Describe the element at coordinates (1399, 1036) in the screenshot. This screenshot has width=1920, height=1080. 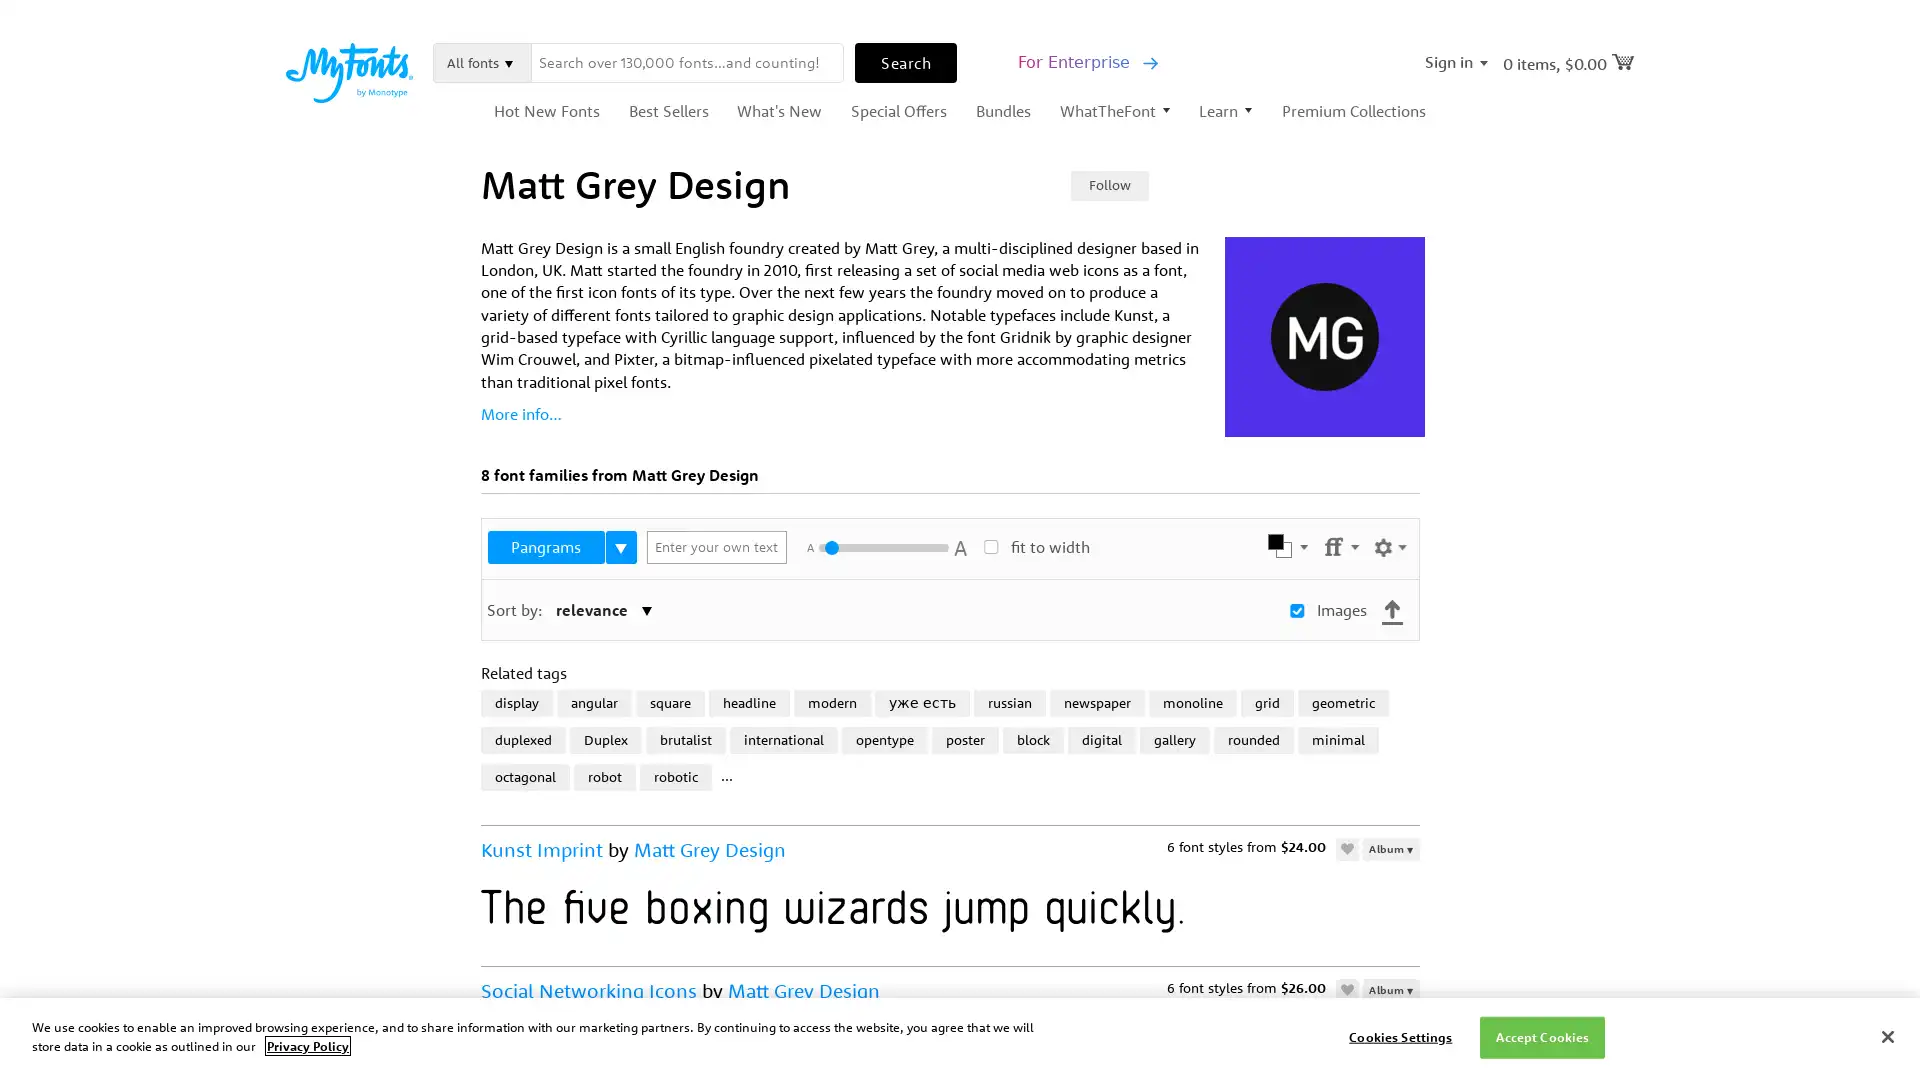
I see `Cookies Settings` at that location.